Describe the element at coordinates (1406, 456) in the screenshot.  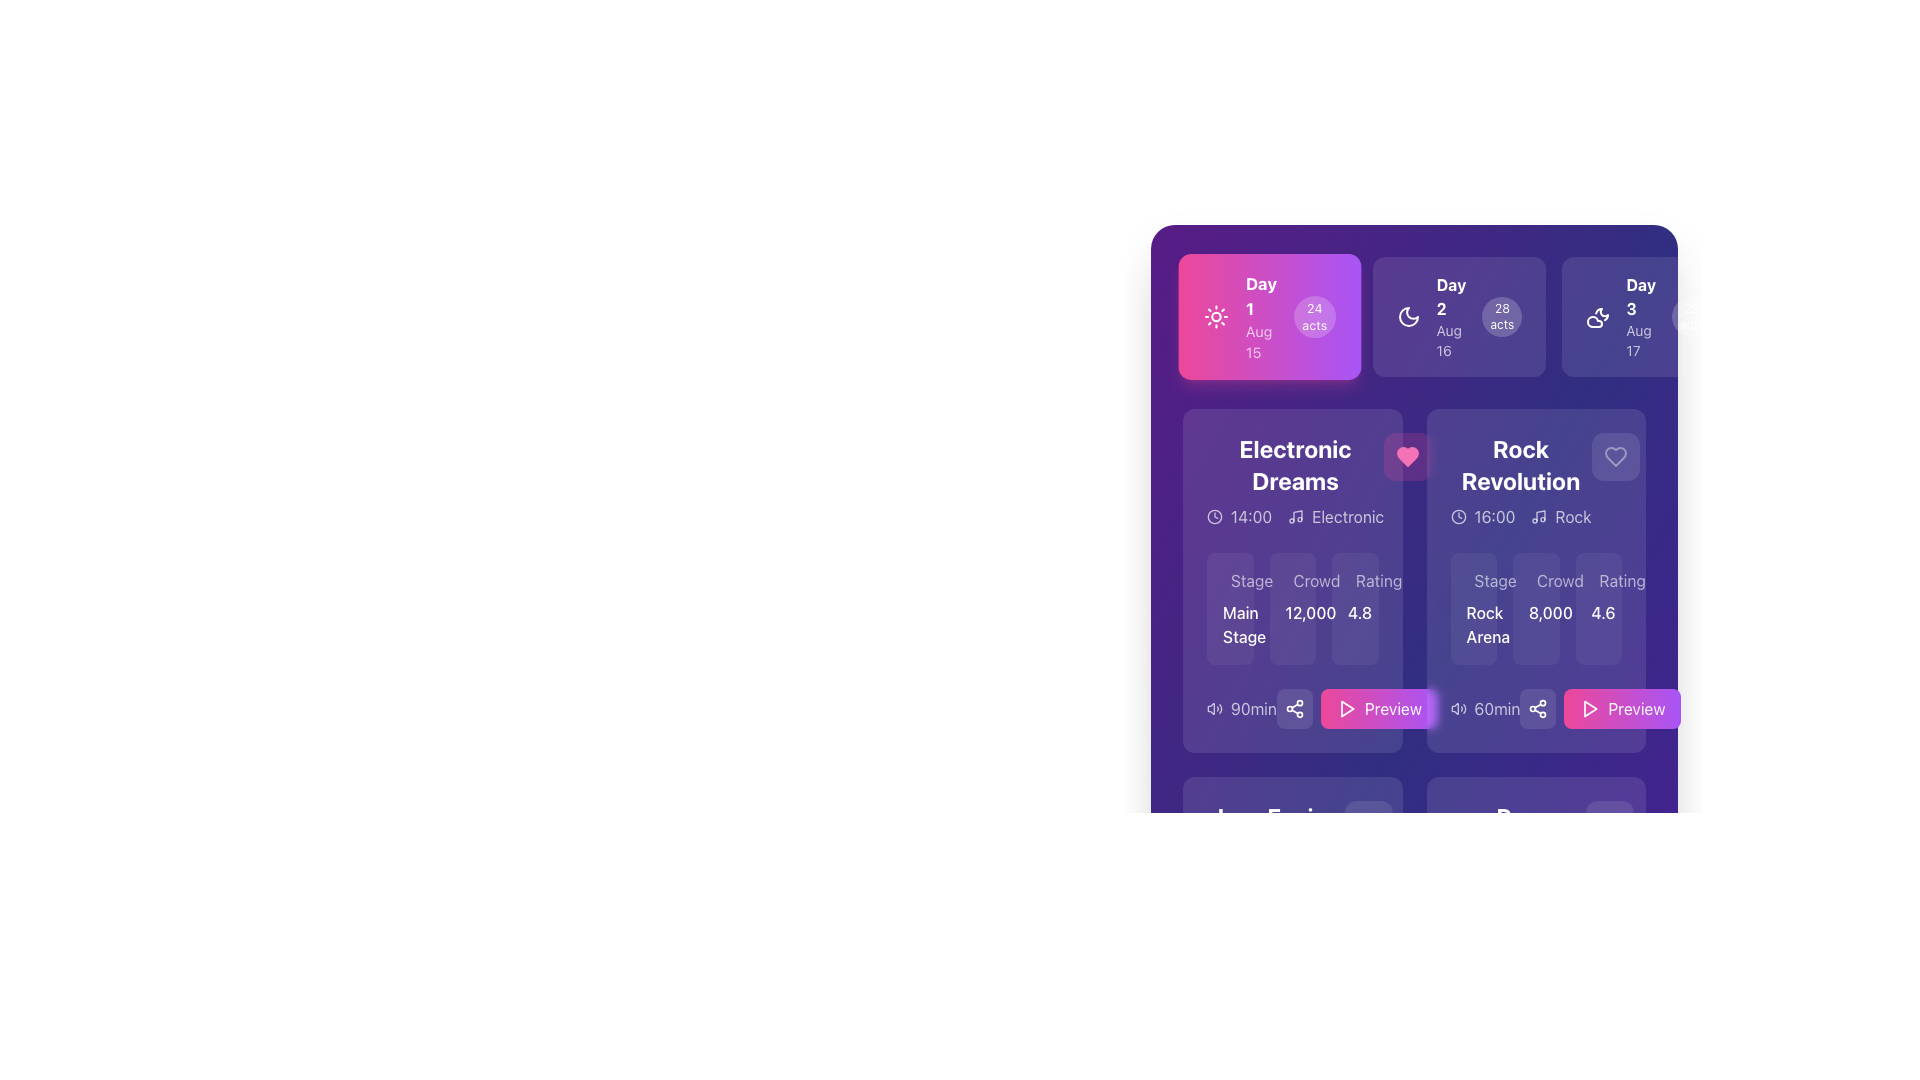
I see `the heart-shaped like/favorite button located to the right of the 'Electronic Dreams' title` at that location.